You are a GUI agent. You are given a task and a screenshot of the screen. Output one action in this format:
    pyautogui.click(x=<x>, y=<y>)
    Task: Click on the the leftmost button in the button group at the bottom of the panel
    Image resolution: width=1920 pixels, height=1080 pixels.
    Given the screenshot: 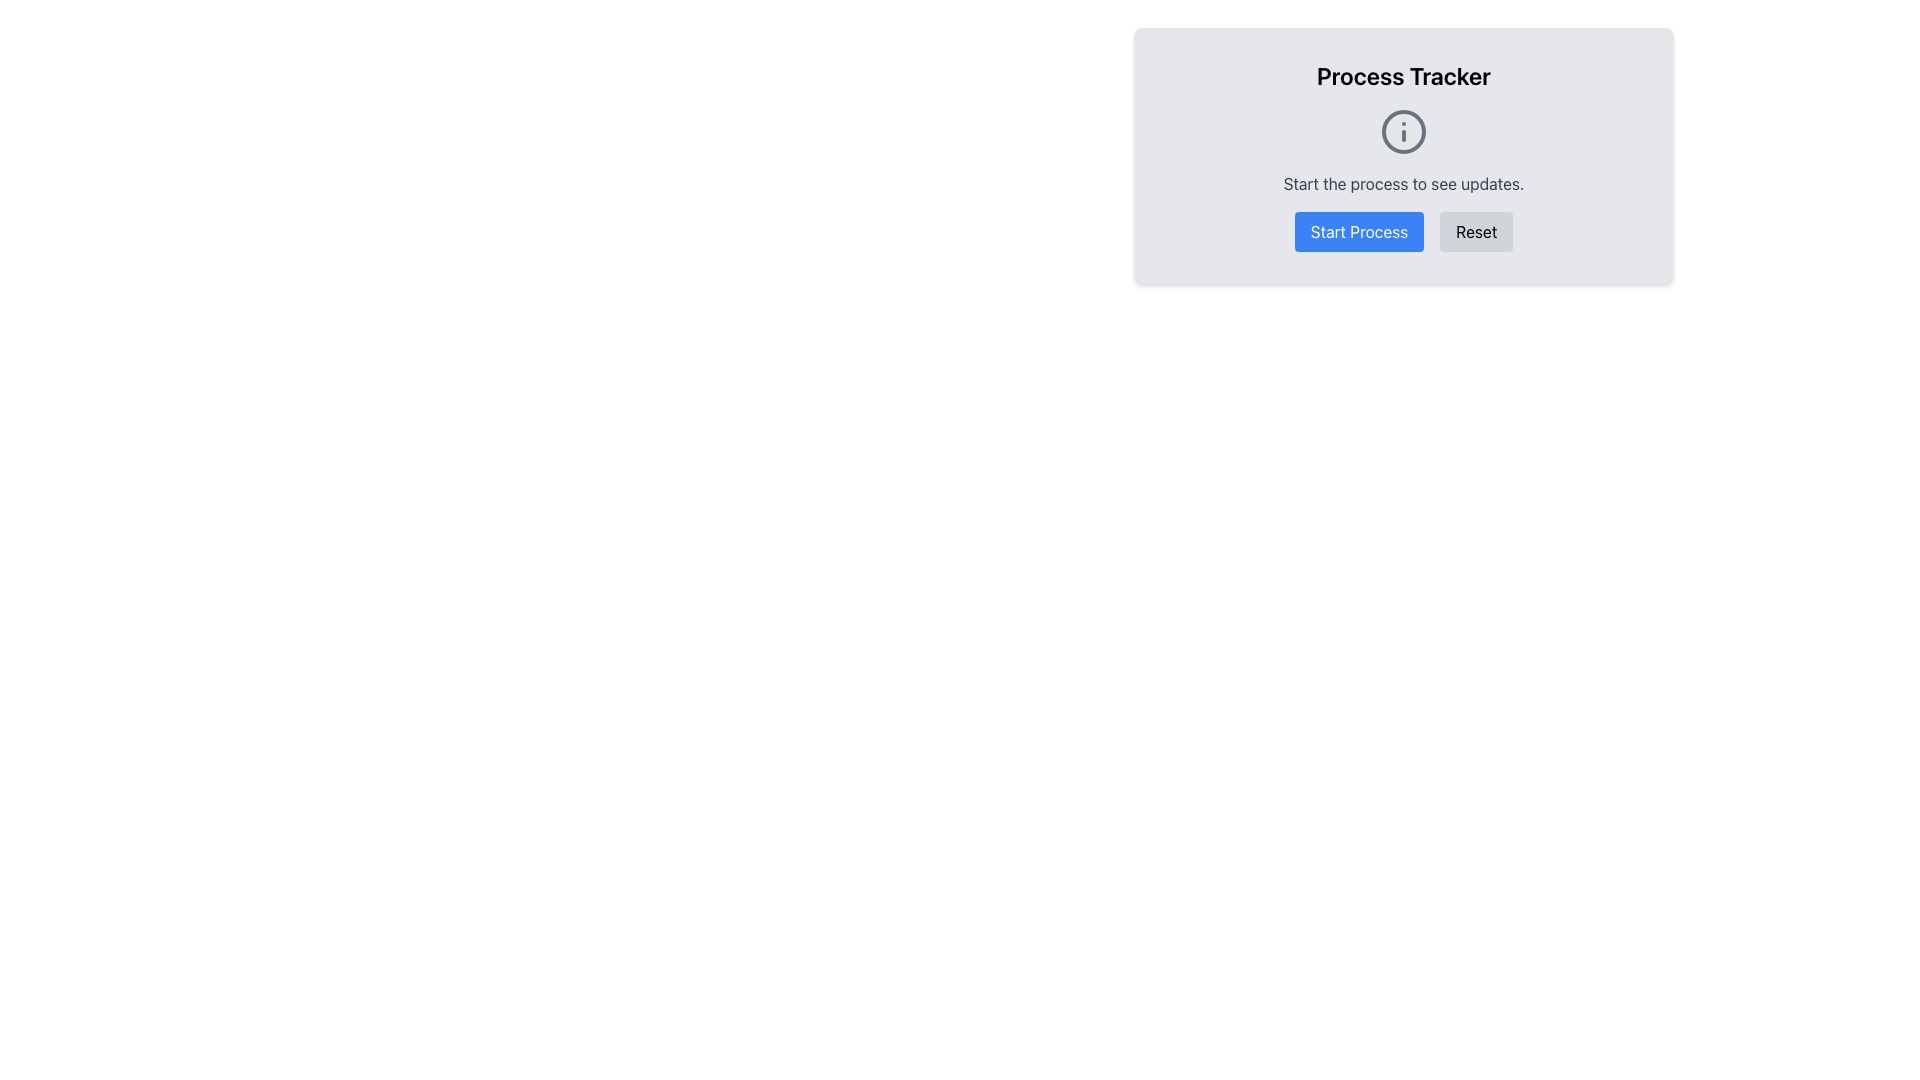 What is the action you would take?
    pyautogui.click(x=1358, y=230)
    